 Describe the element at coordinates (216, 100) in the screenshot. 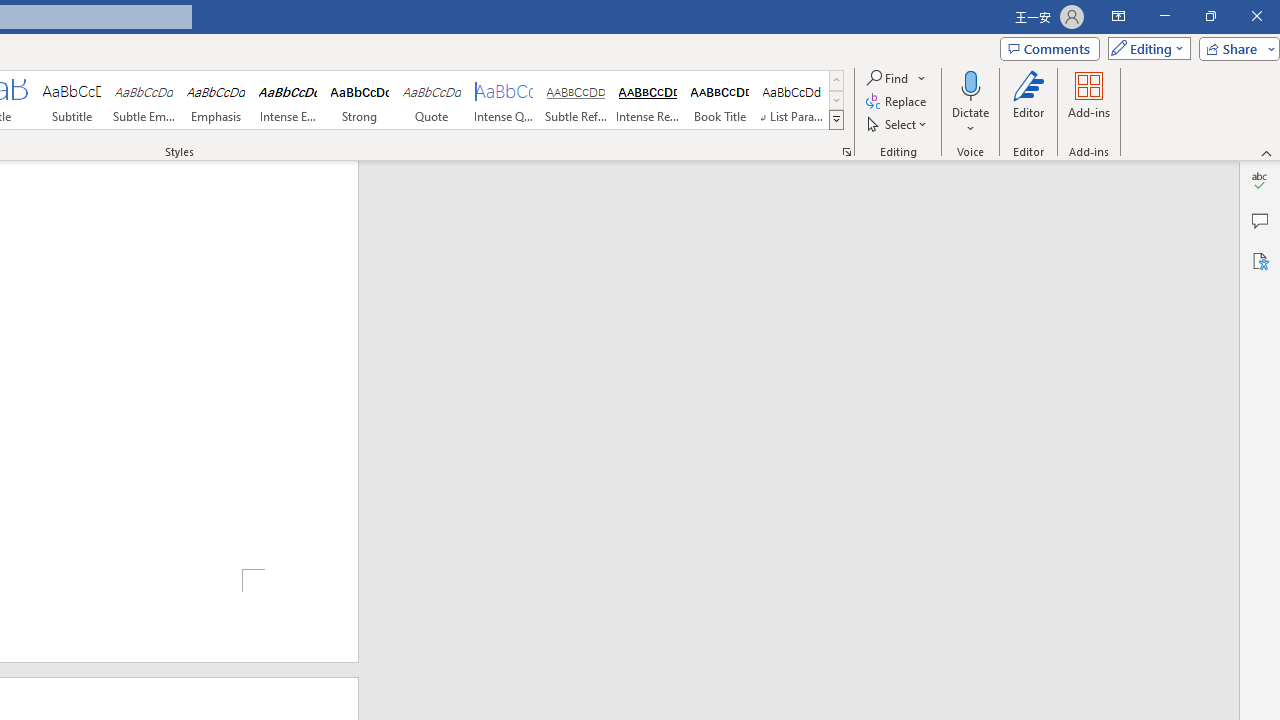

I see `'Emphasis'` at that location.